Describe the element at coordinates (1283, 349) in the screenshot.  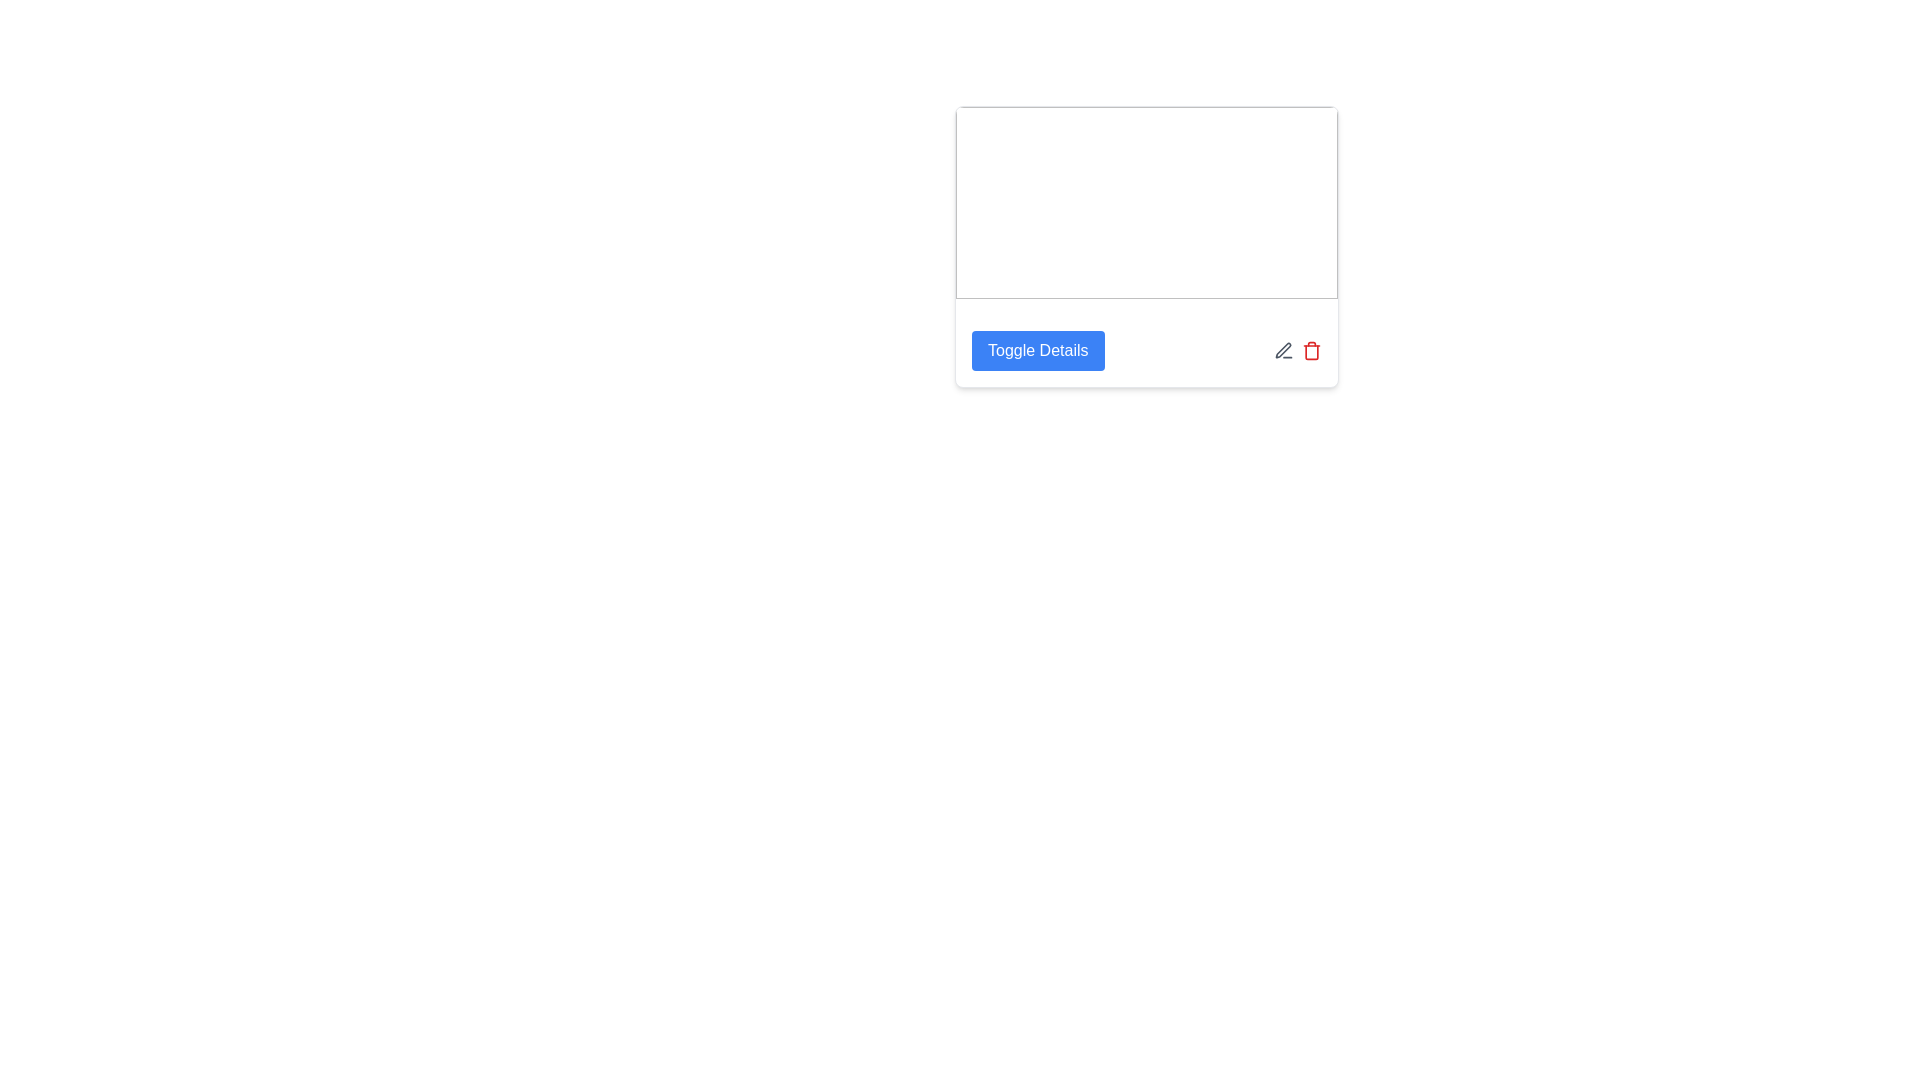
I see `the pen or editing tool icon located in the bottom right section of the interface, which signifies options for editing or modifying content` at that location.